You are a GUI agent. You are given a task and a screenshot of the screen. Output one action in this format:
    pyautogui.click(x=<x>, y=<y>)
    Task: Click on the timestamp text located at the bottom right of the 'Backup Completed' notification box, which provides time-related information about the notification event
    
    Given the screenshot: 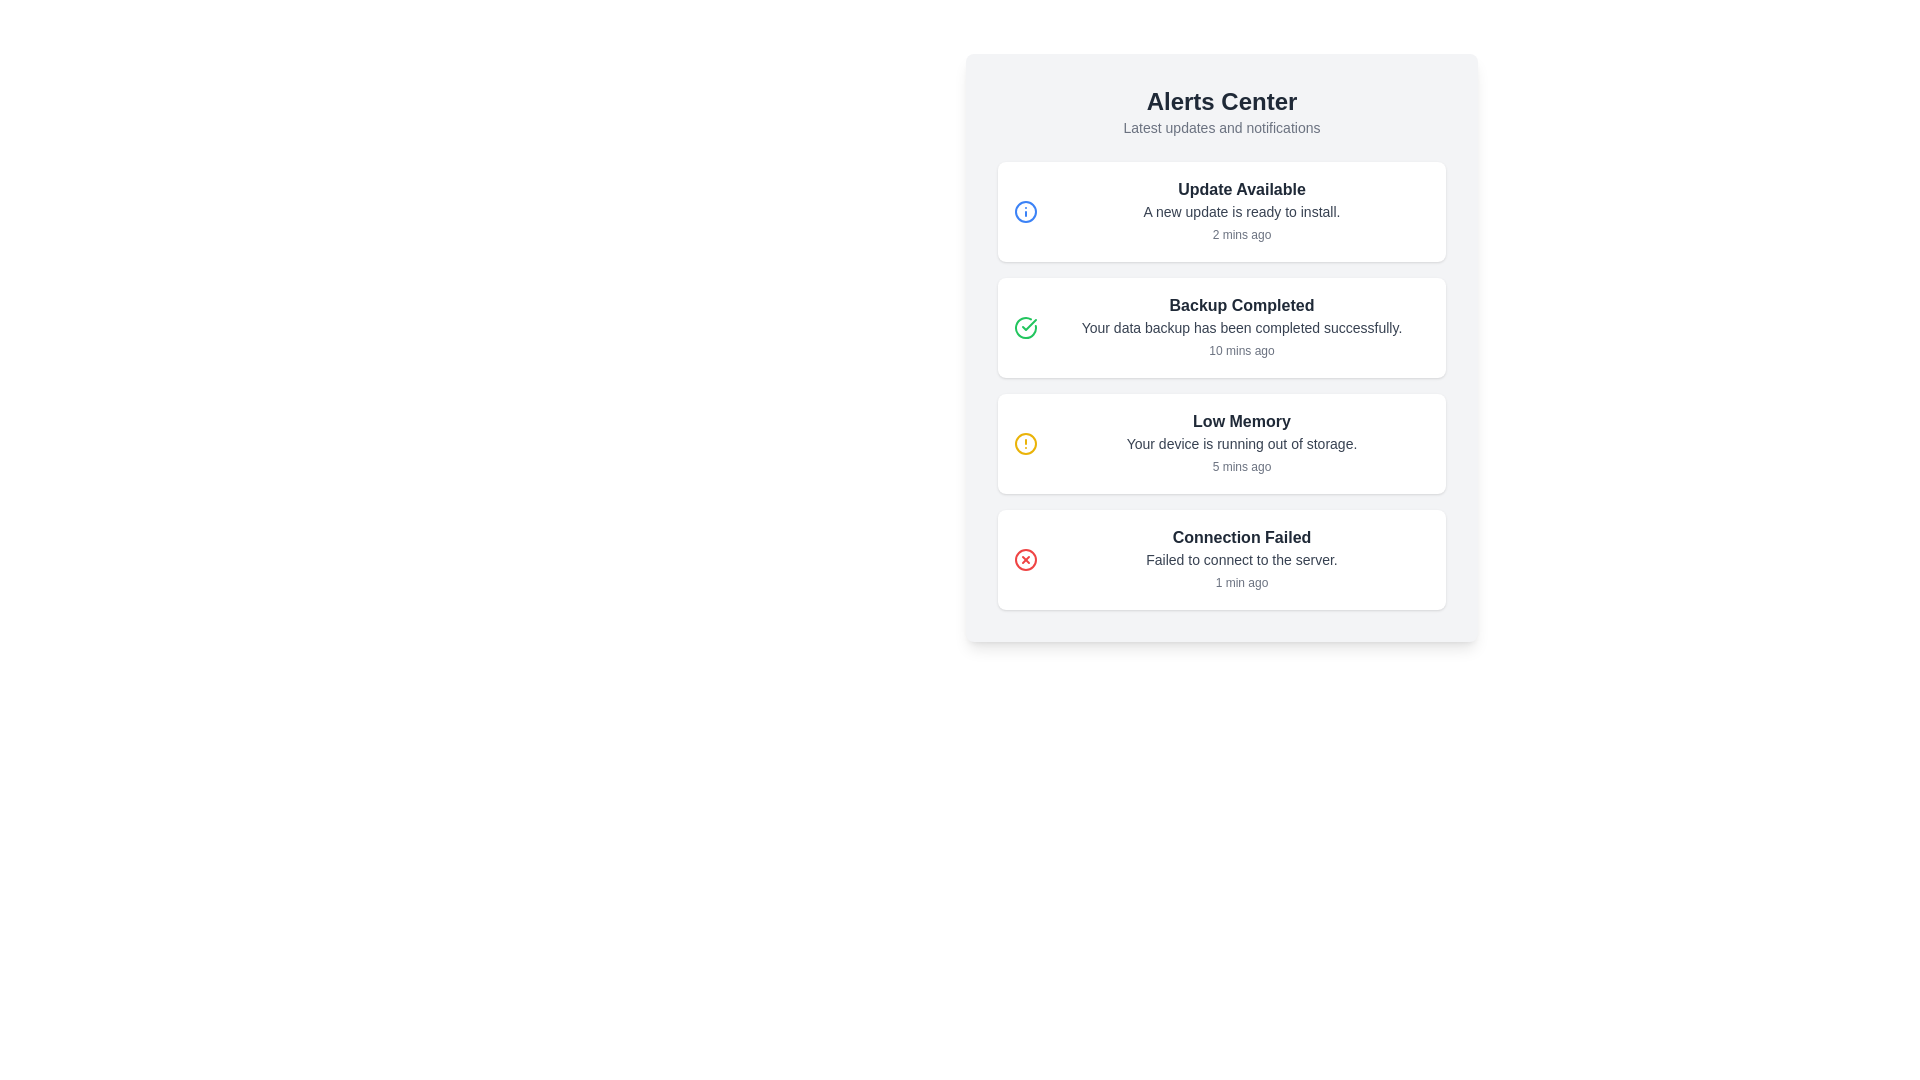 What is the action you would take?
    pyautogui.click(x=1241, y=350)
    